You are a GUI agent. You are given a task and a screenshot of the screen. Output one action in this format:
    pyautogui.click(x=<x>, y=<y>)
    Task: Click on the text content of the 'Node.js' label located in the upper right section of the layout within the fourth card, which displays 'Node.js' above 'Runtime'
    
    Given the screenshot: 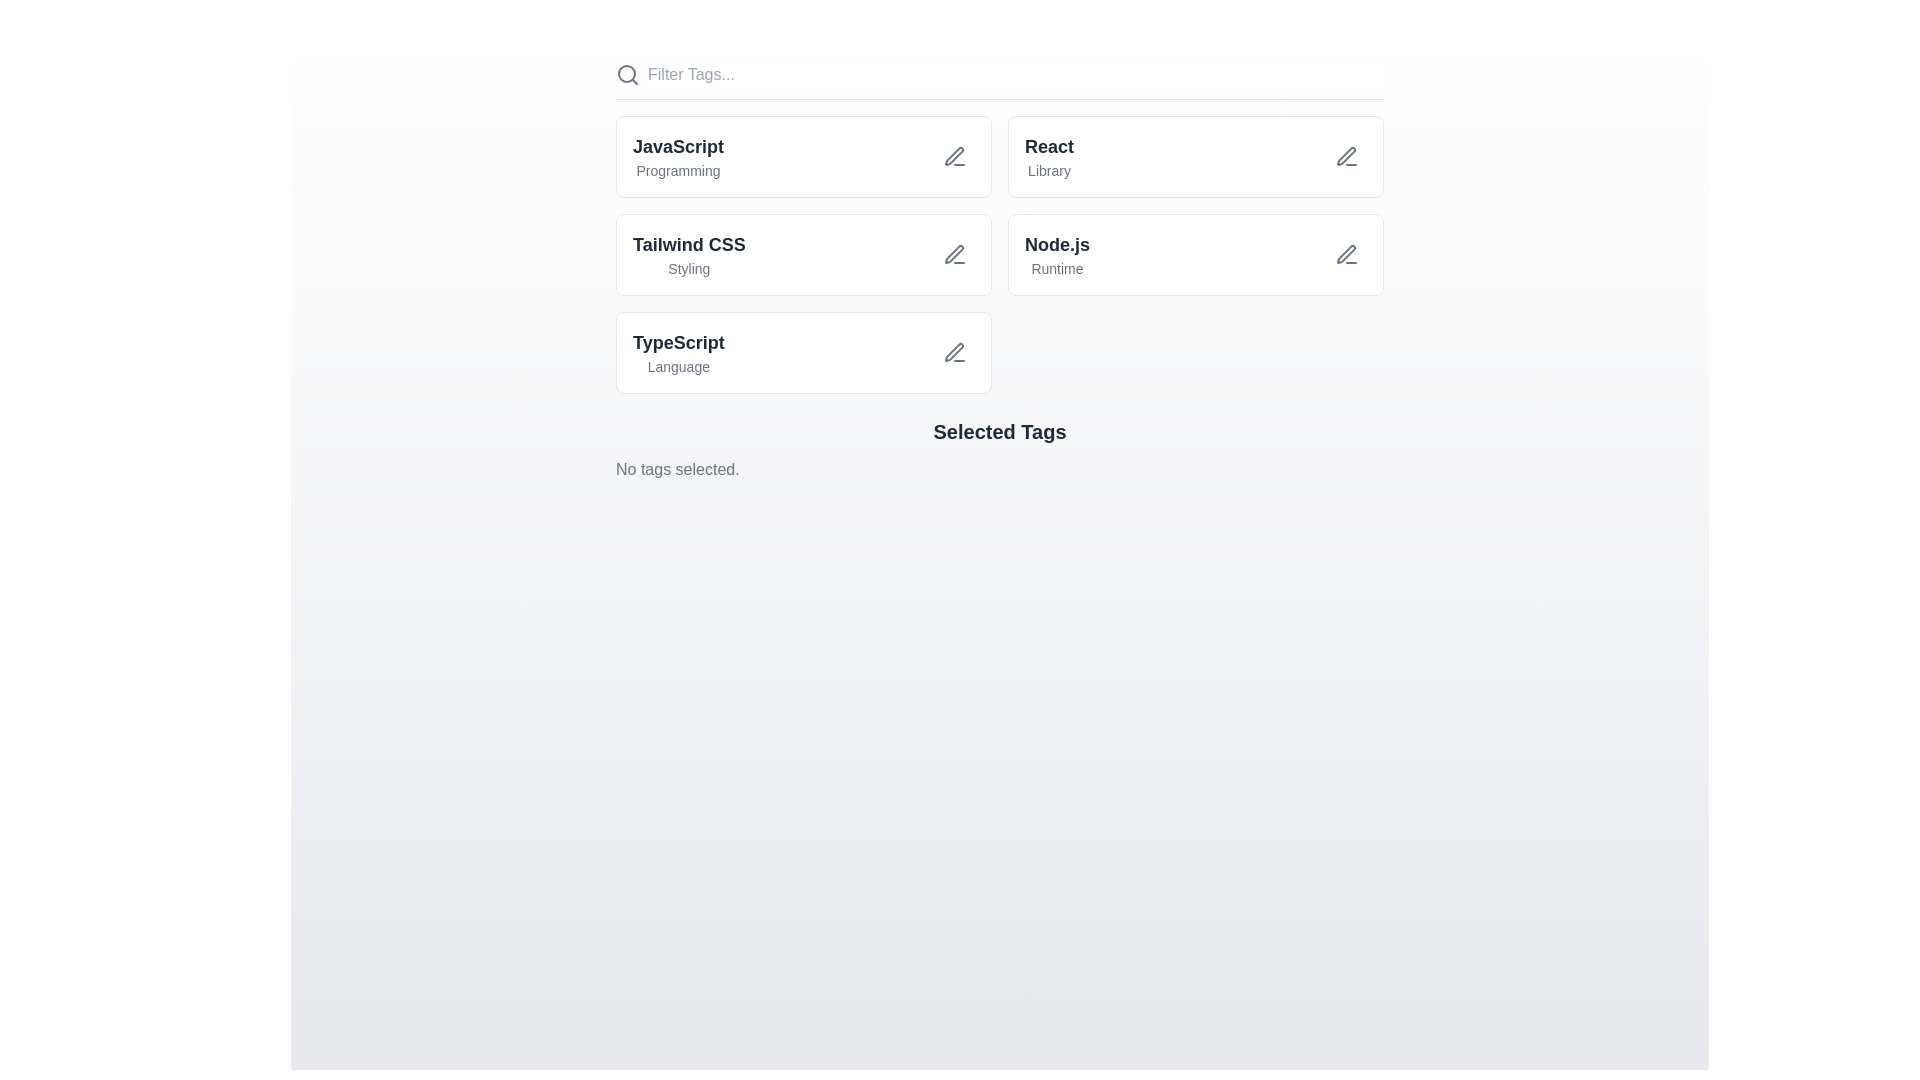 What is the action you would take?
    pyautogui.click(x=1056, y=253)
    